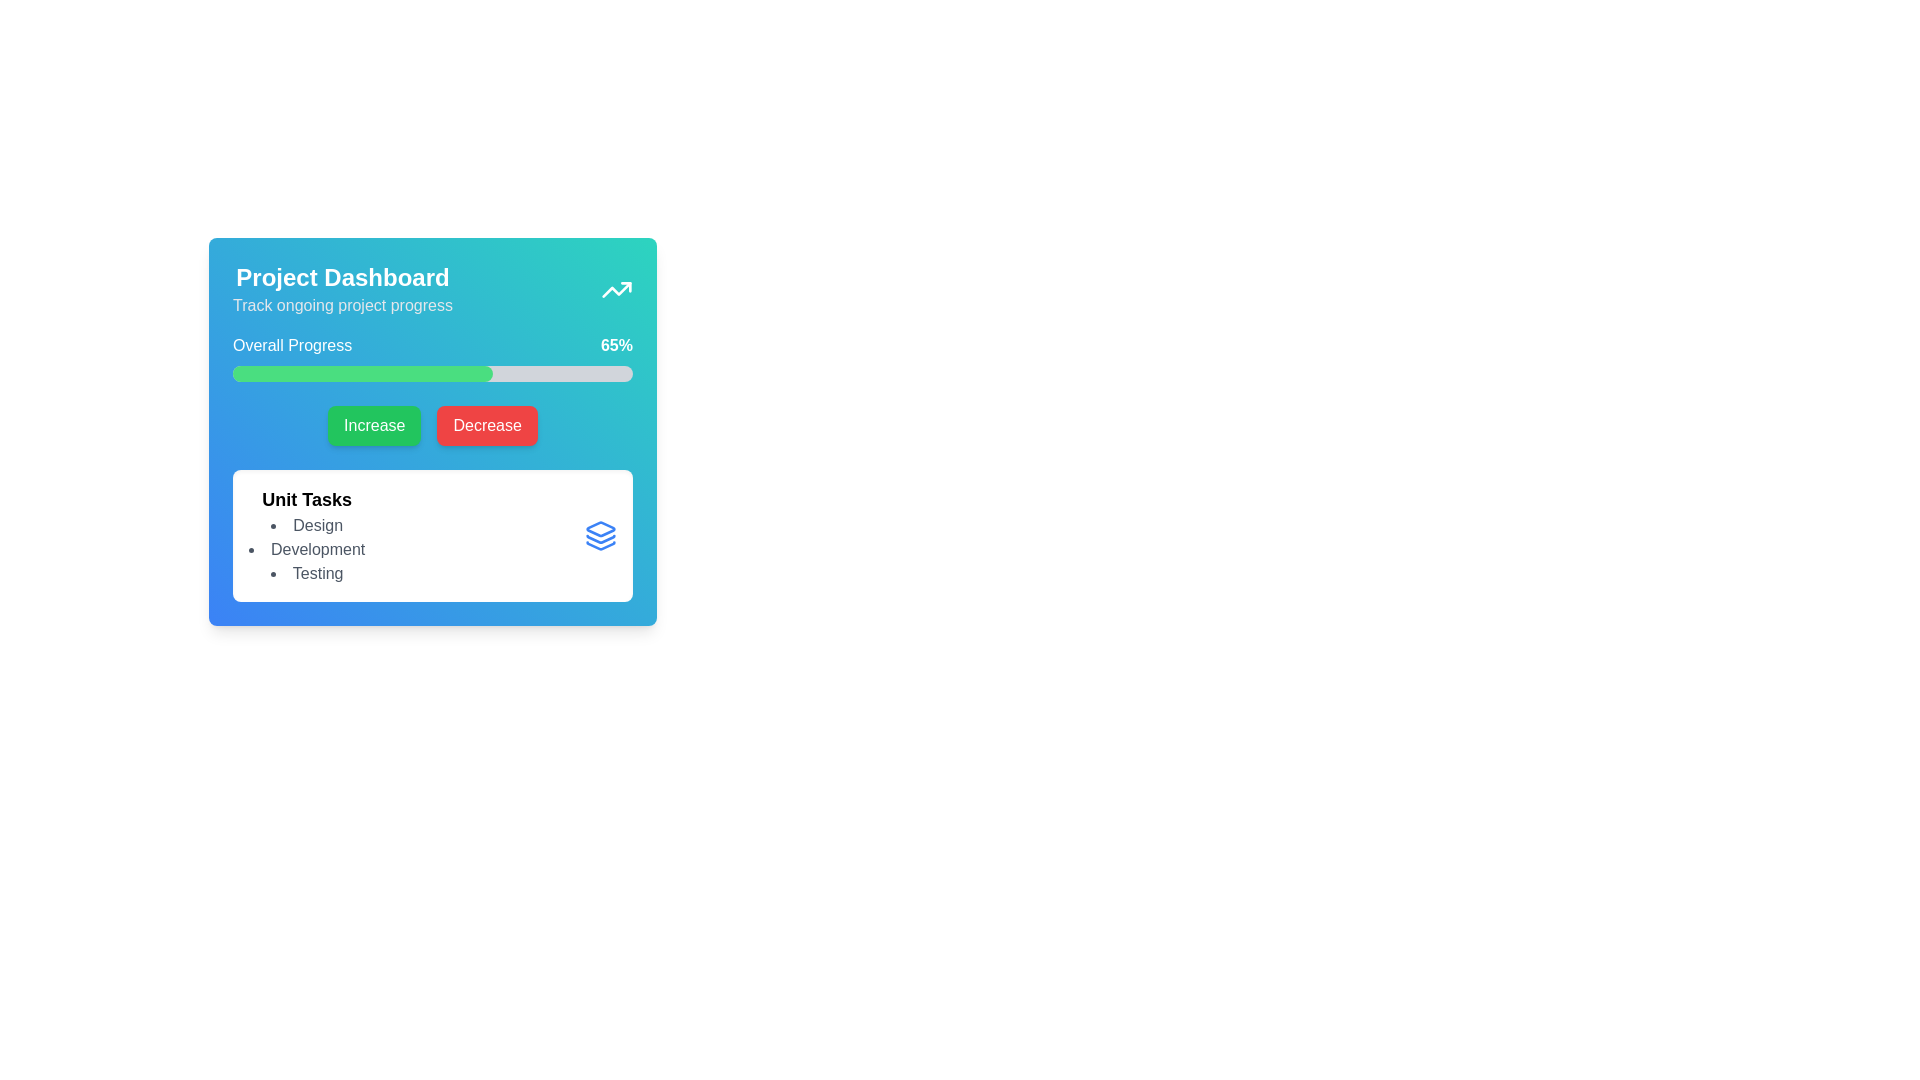  Describe the element at coordinates (616, 289) in the screenshot. I see `left line segment of the zigzag pattern in the SVG graphic representing the trending upwards symbol, located within the 'Project Dashboard' card` at that location.